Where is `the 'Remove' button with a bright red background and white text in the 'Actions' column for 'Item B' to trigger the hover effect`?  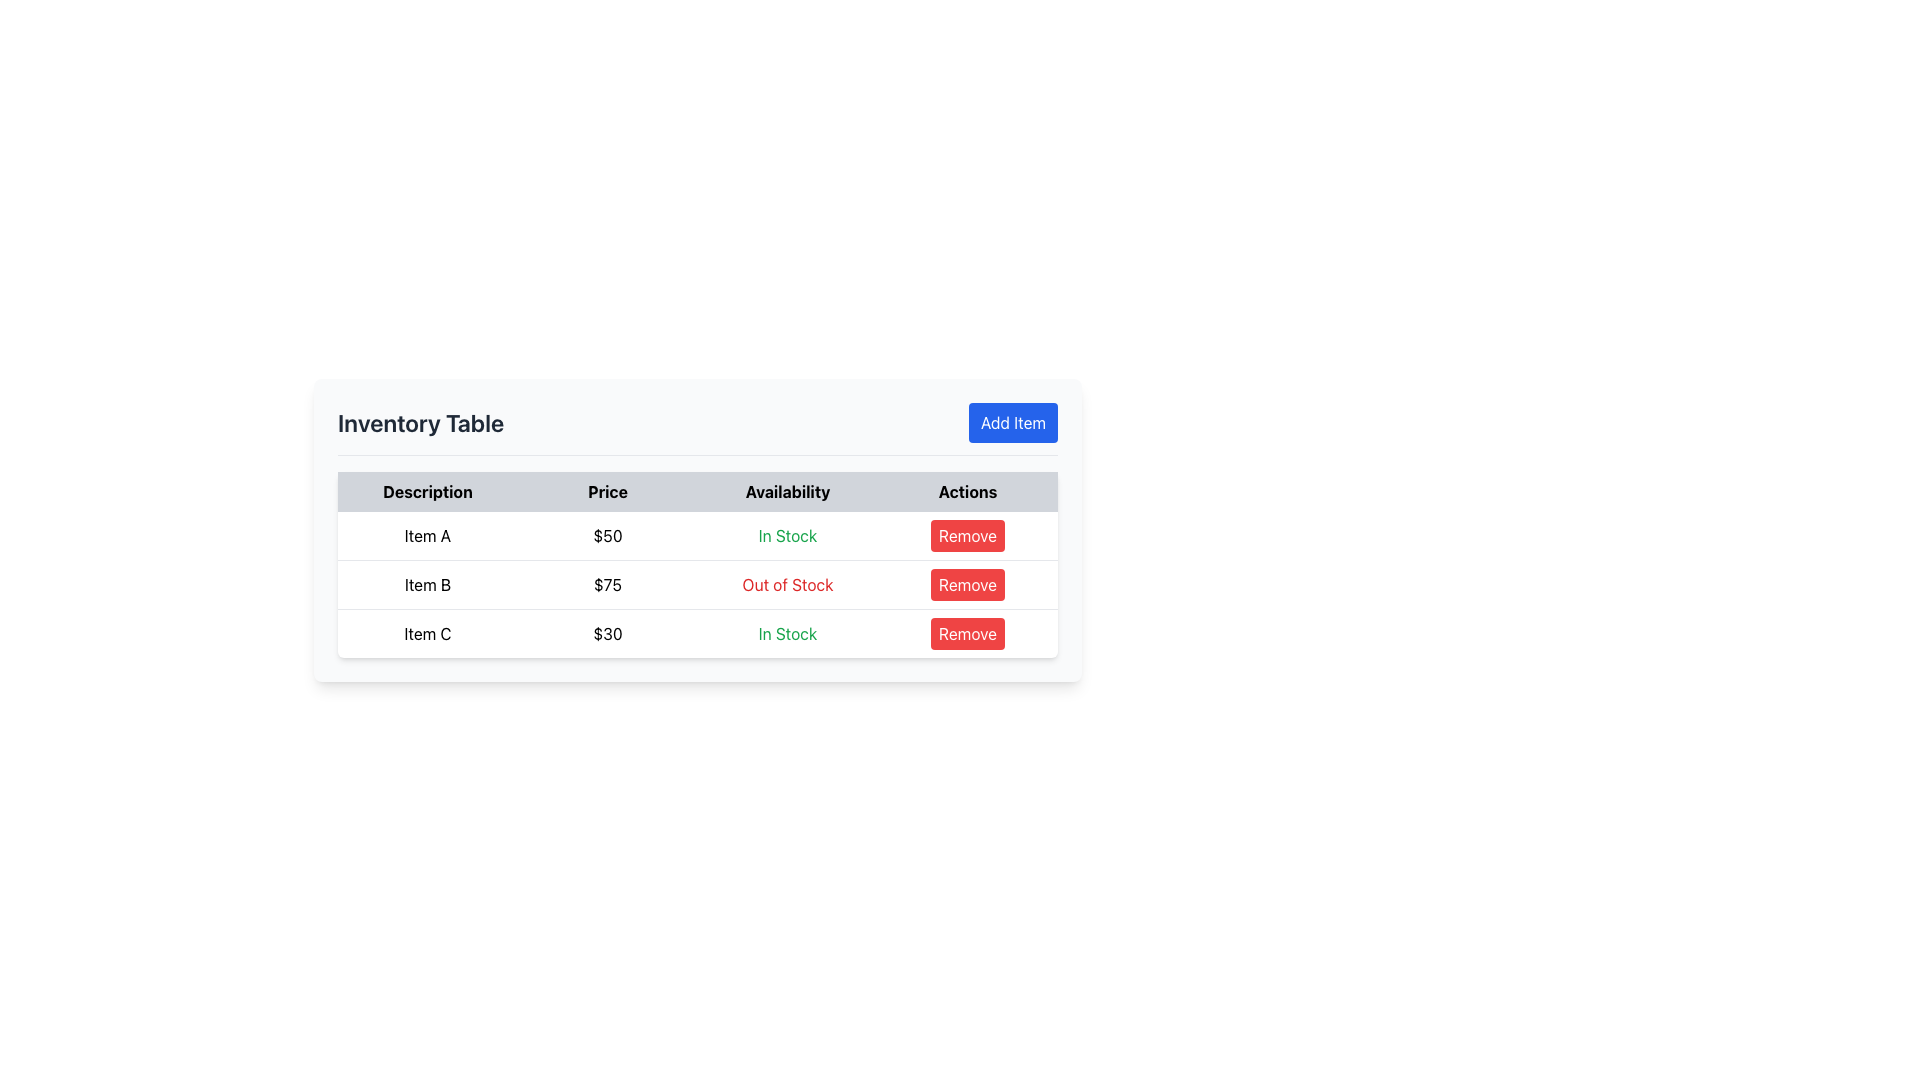
the 'Remove' button with a bright red background and white text in the 'Actions' column for 'Item B' to trigger the hover effect is located at coordinates (968, 585).